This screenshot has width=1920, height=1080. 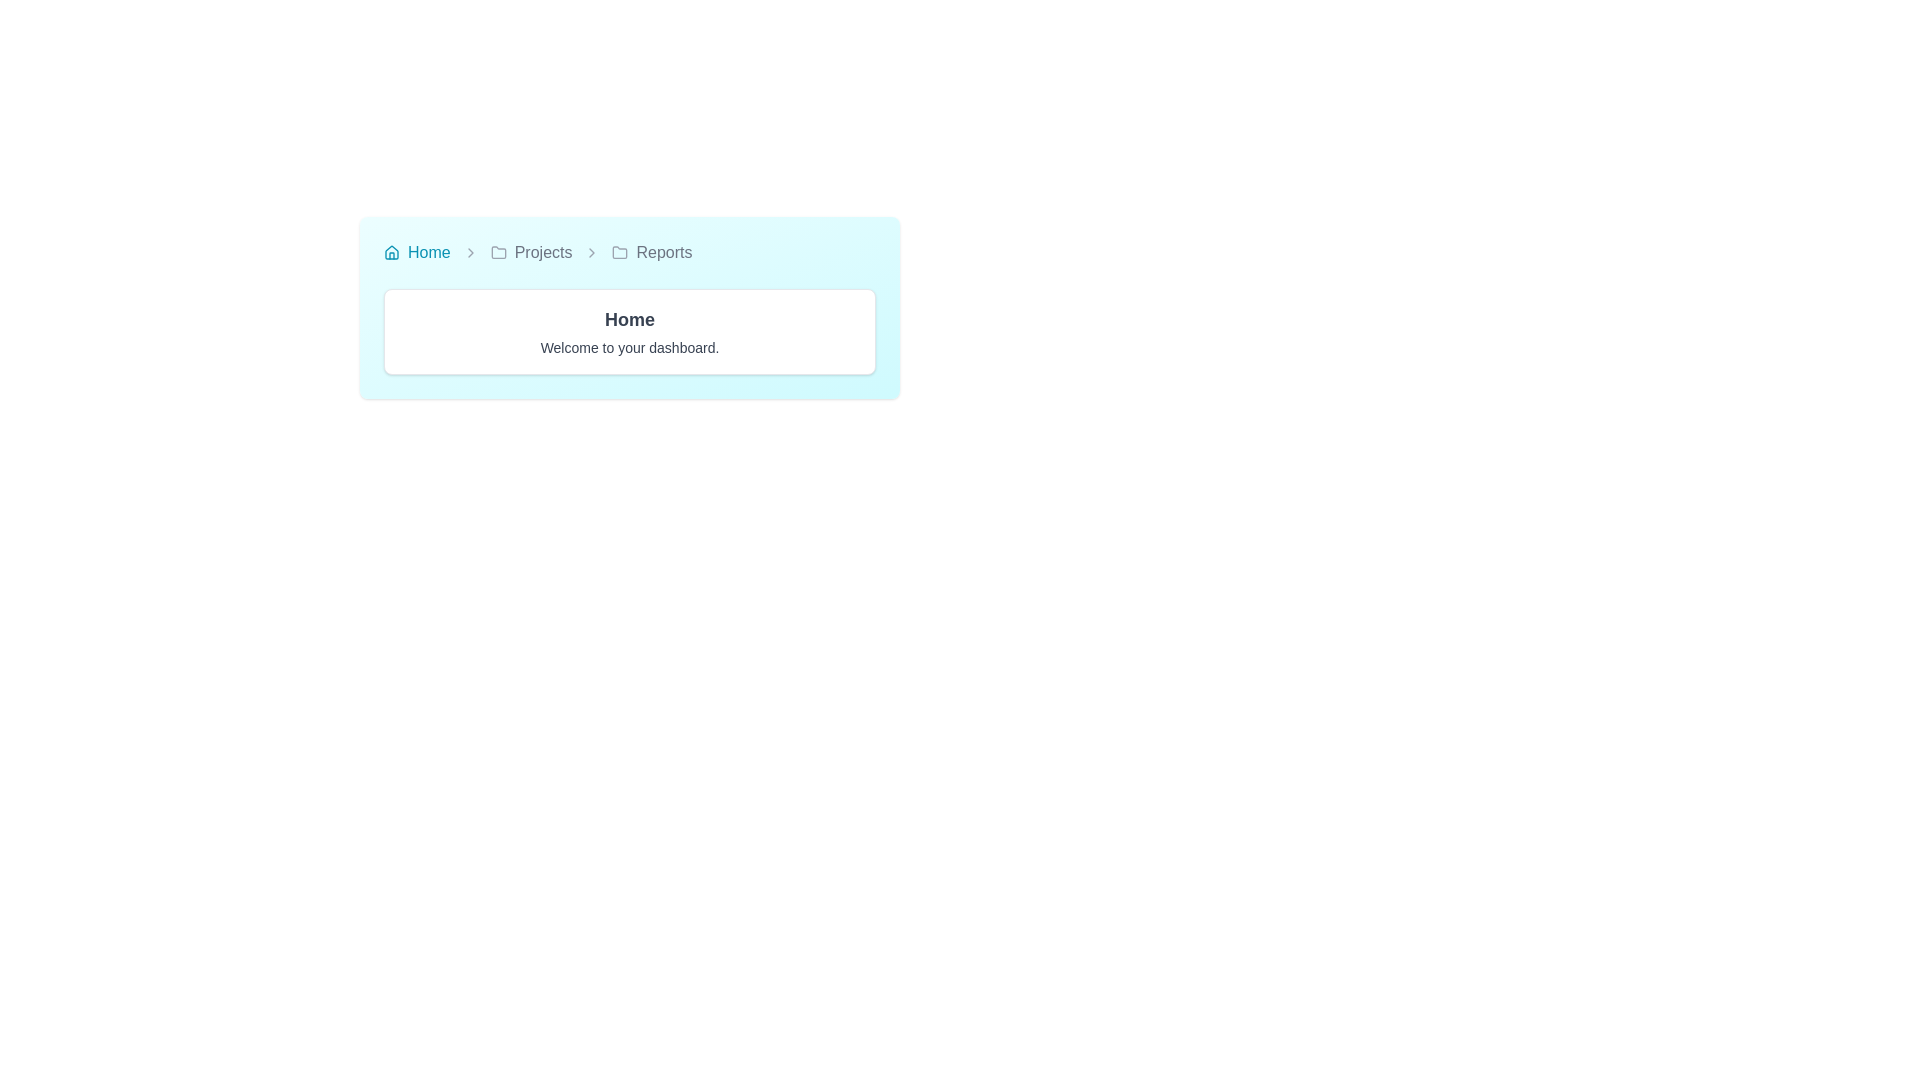 I want to click on the breadcrumb navigation link for 'Projects', so click(x=543, y=252).